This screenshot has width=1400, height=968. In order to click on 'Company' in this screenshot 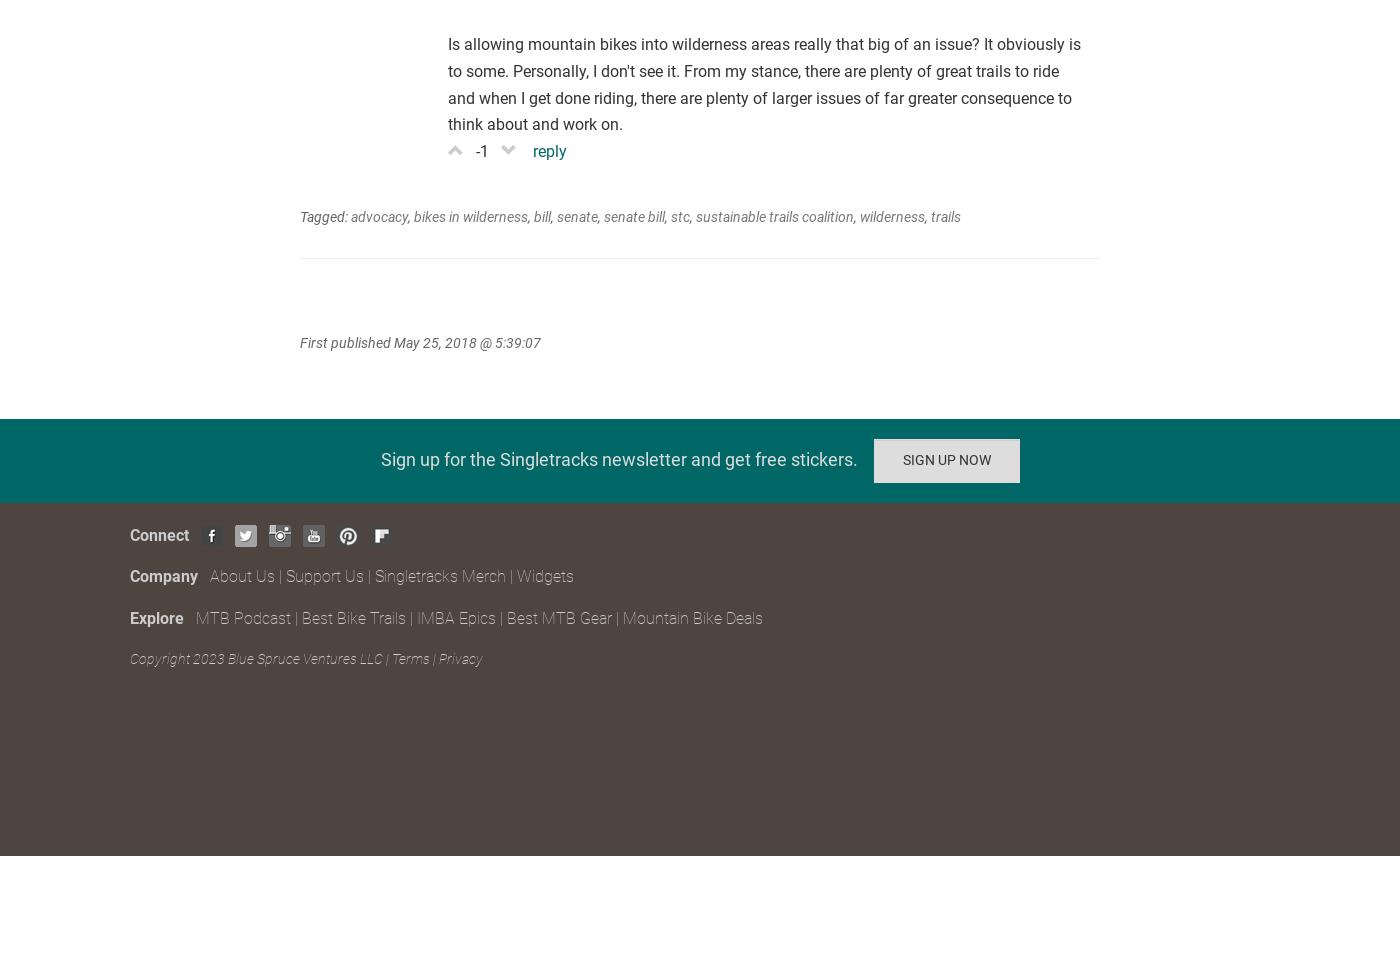, I will do `click(168, 576)`.